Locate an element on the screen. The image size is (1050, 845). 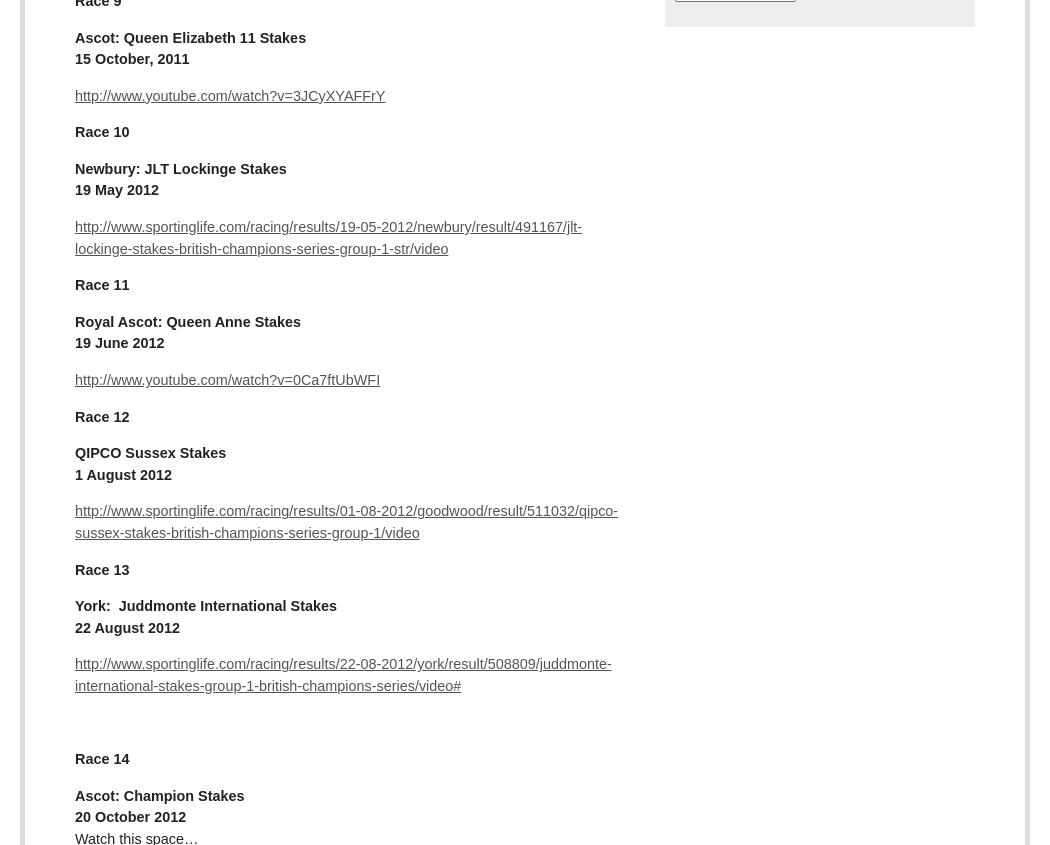
'19 May 2012' is located at coordinates (115, 189).